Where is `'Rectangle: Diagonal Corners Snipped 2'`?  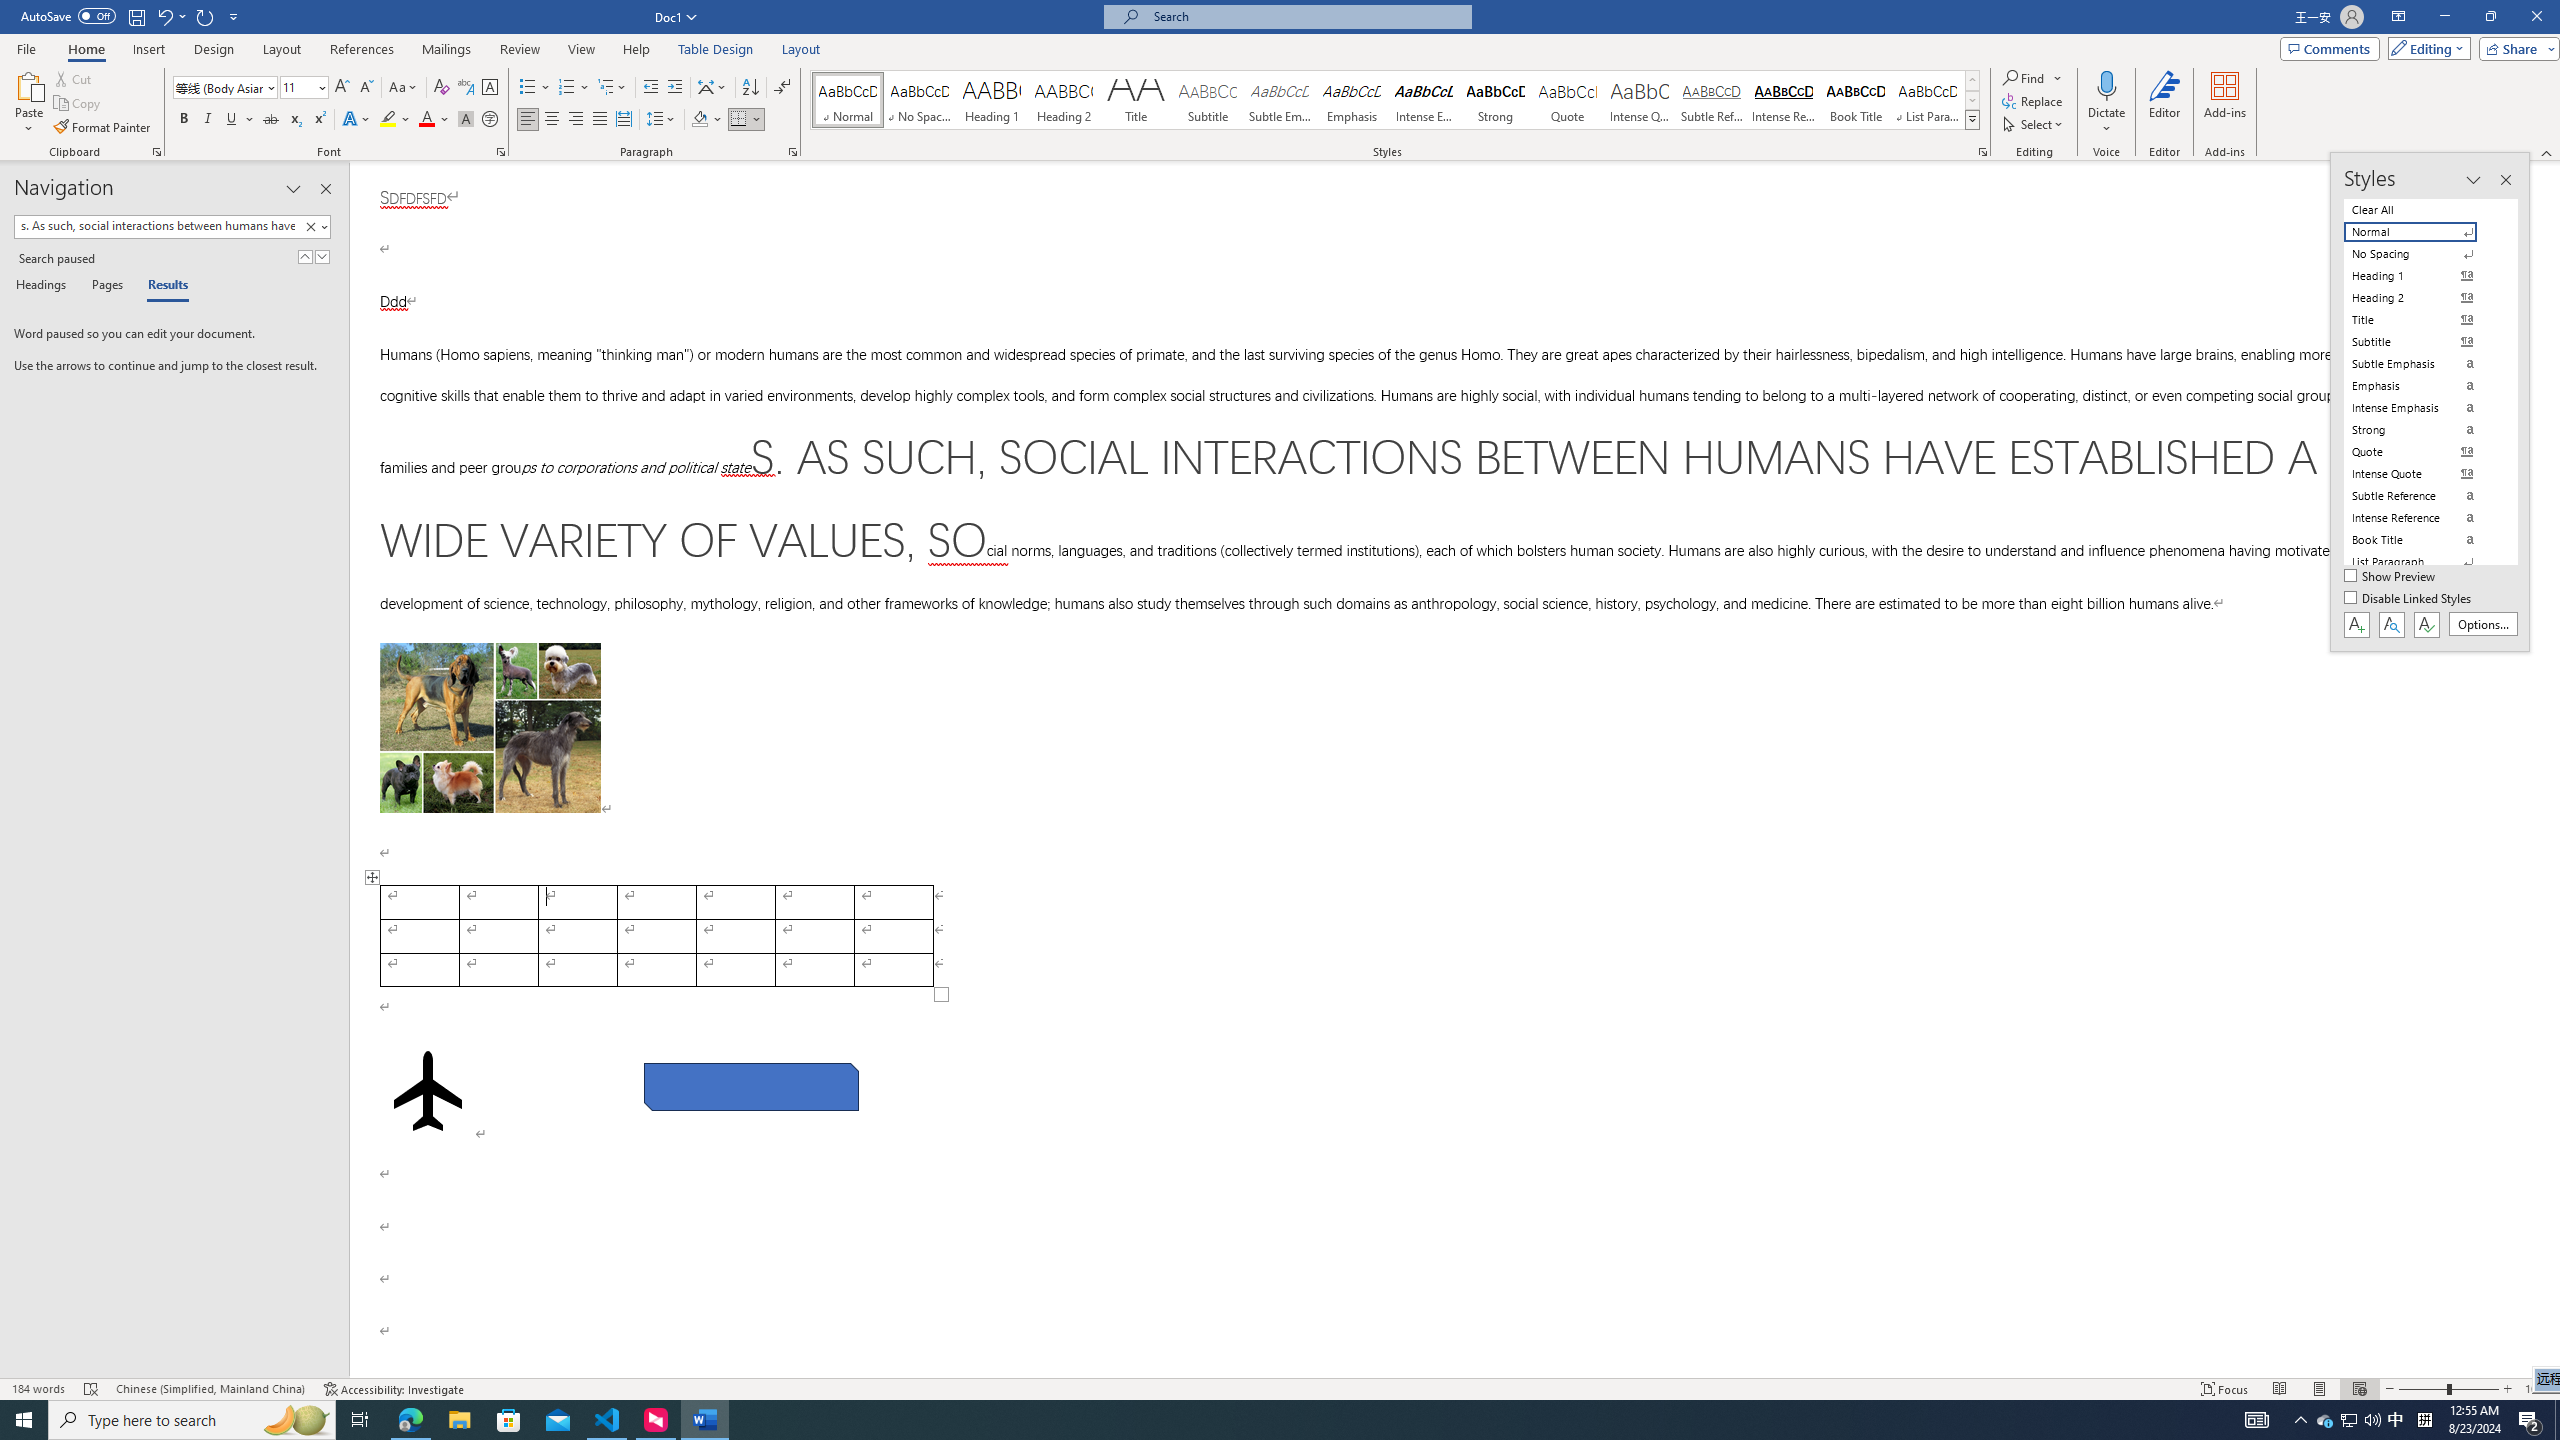
'Rectangle: Diagonal Corners Snipped 2' is located at coordinates (751, 1087).